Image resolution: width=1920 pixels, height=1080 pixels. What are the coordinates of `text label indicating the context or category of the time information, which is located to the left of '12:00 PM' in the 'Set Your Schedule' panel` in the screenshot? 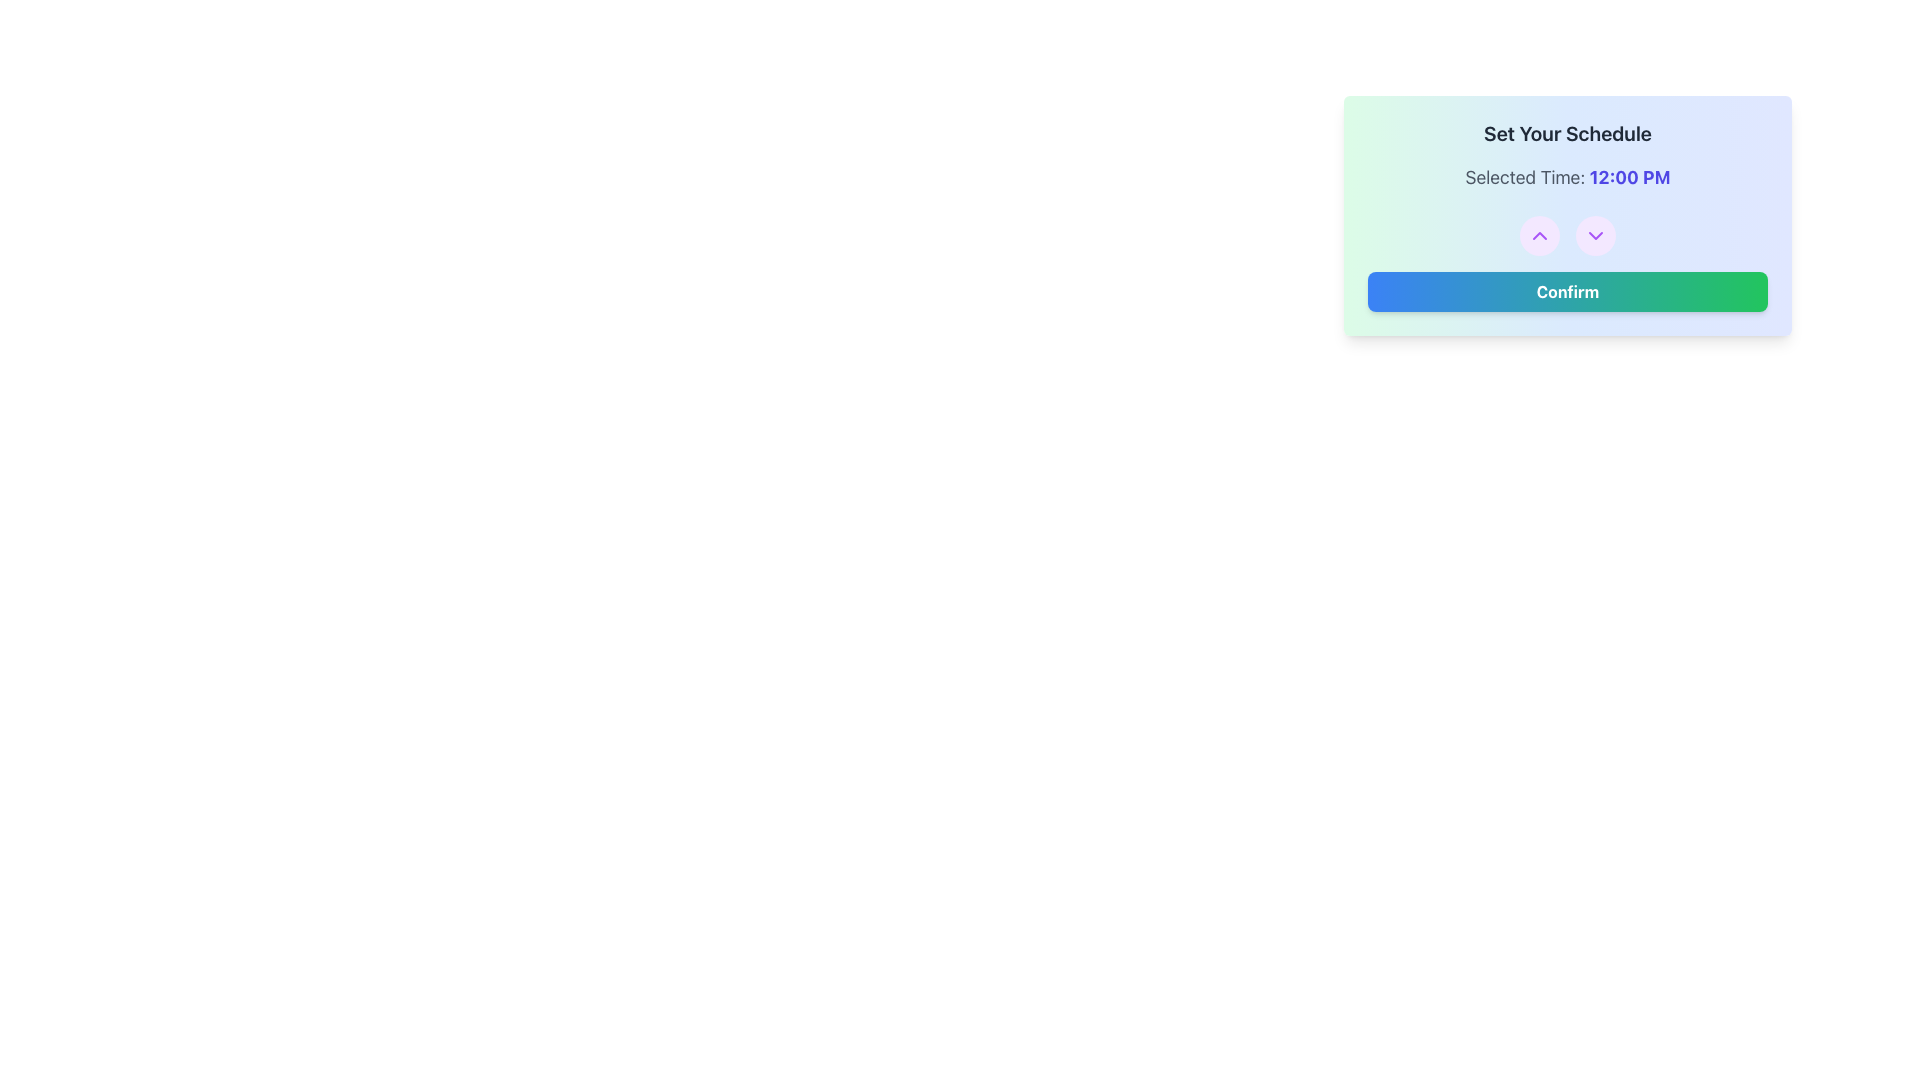 It's located at (1526, 176).